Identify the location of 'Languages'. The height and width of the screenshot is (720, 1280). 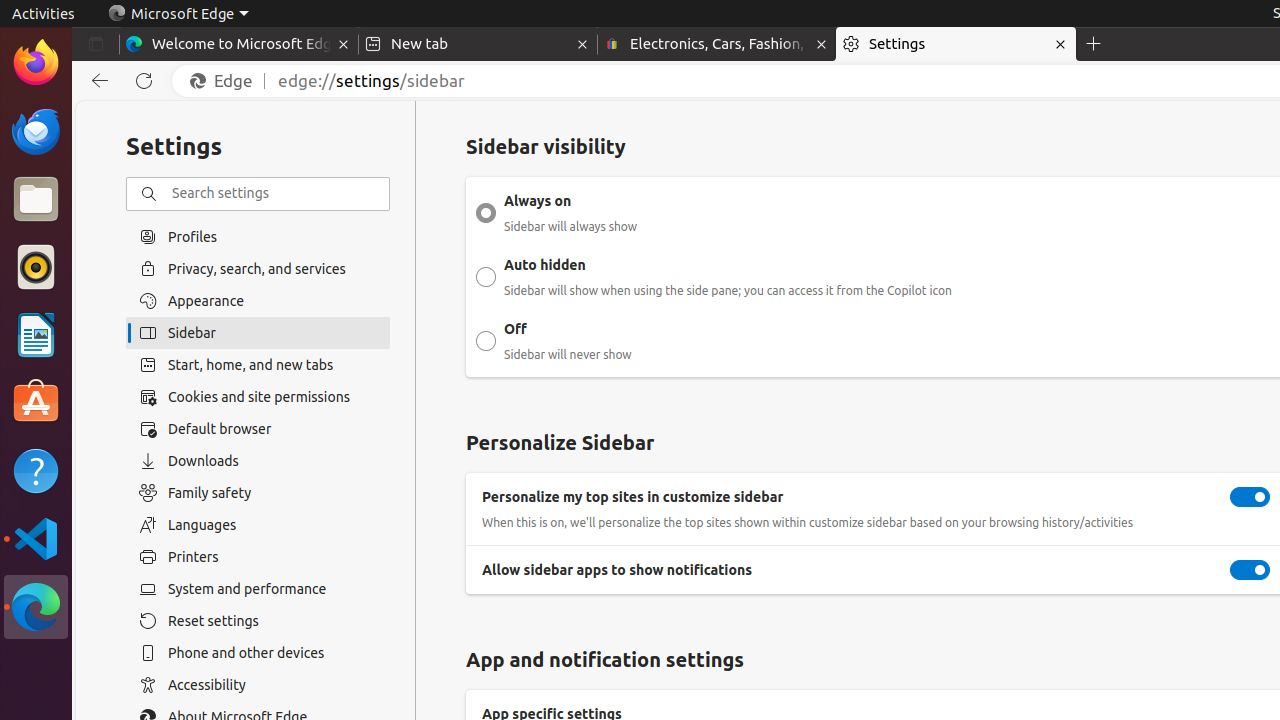
(257, 524).